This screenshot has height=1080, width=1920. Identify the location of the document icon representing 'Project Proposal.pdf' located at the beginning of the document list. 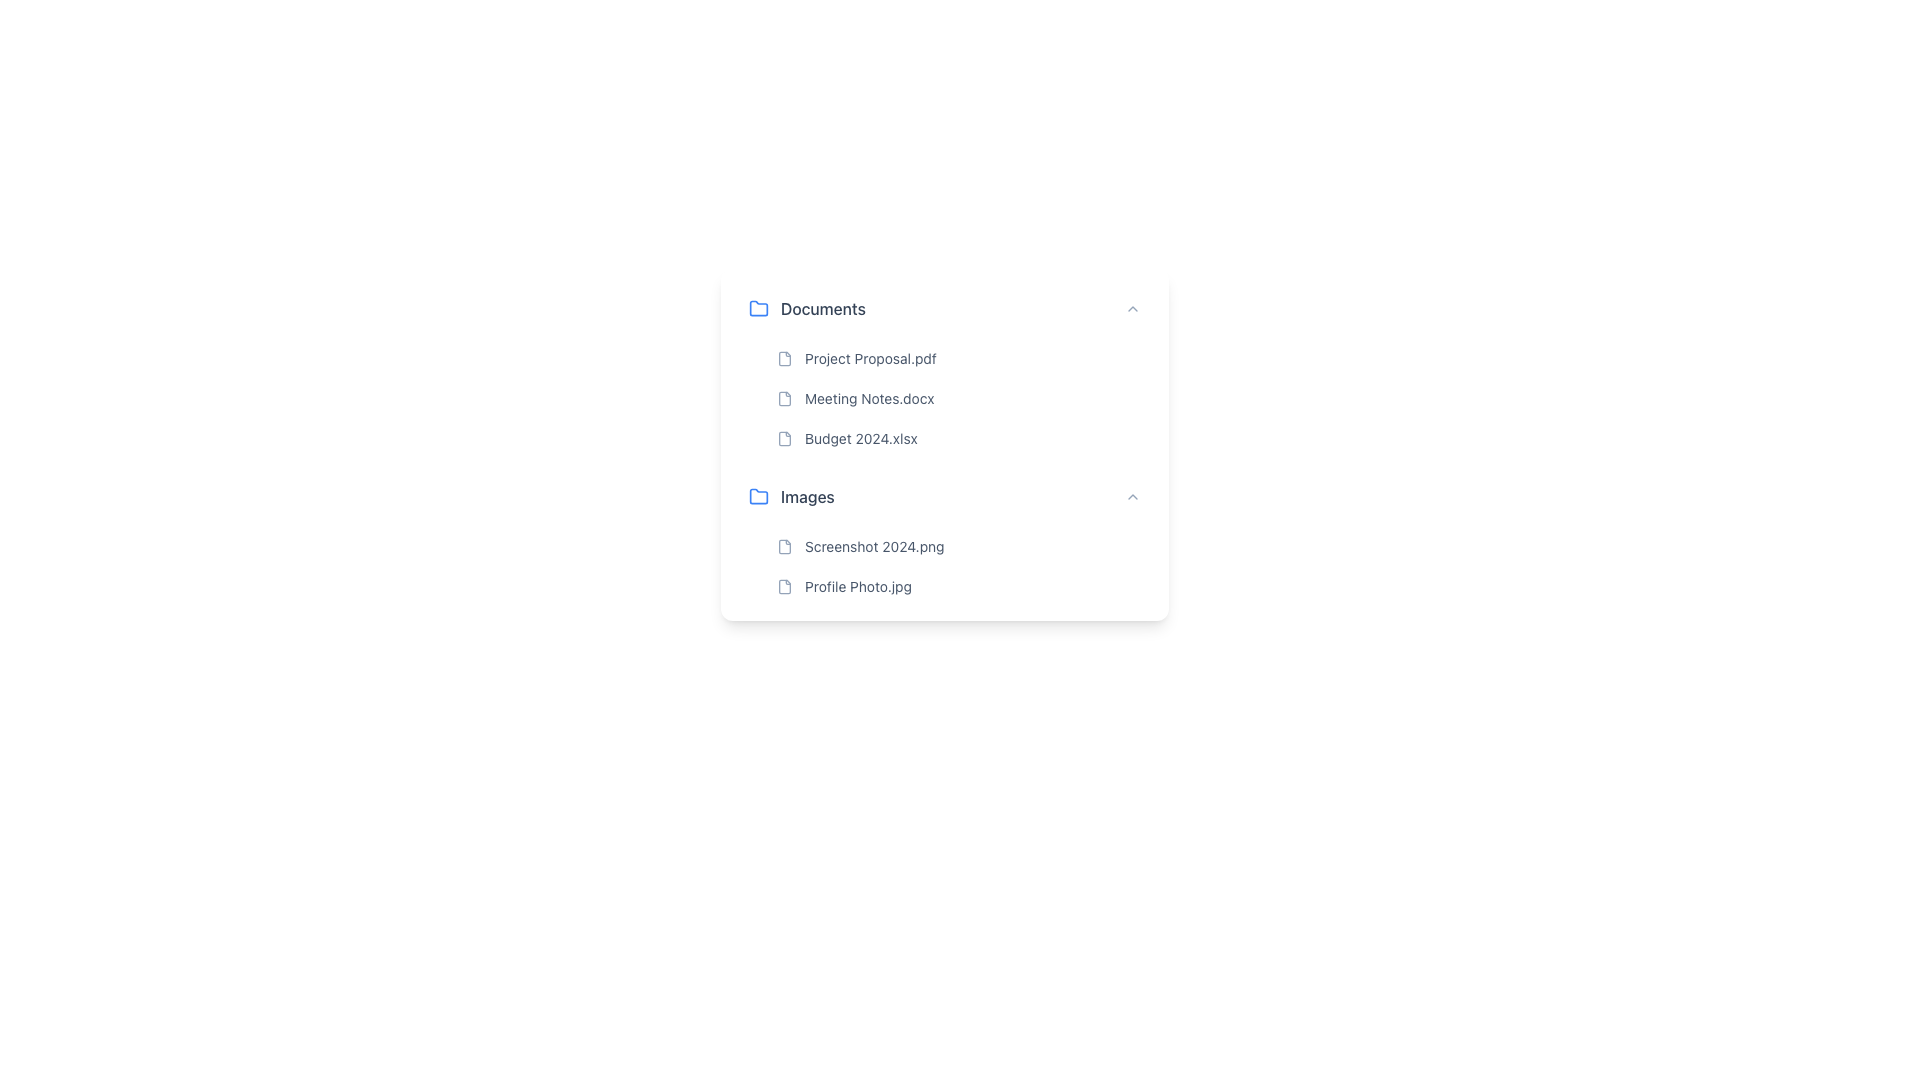
(784, 357).